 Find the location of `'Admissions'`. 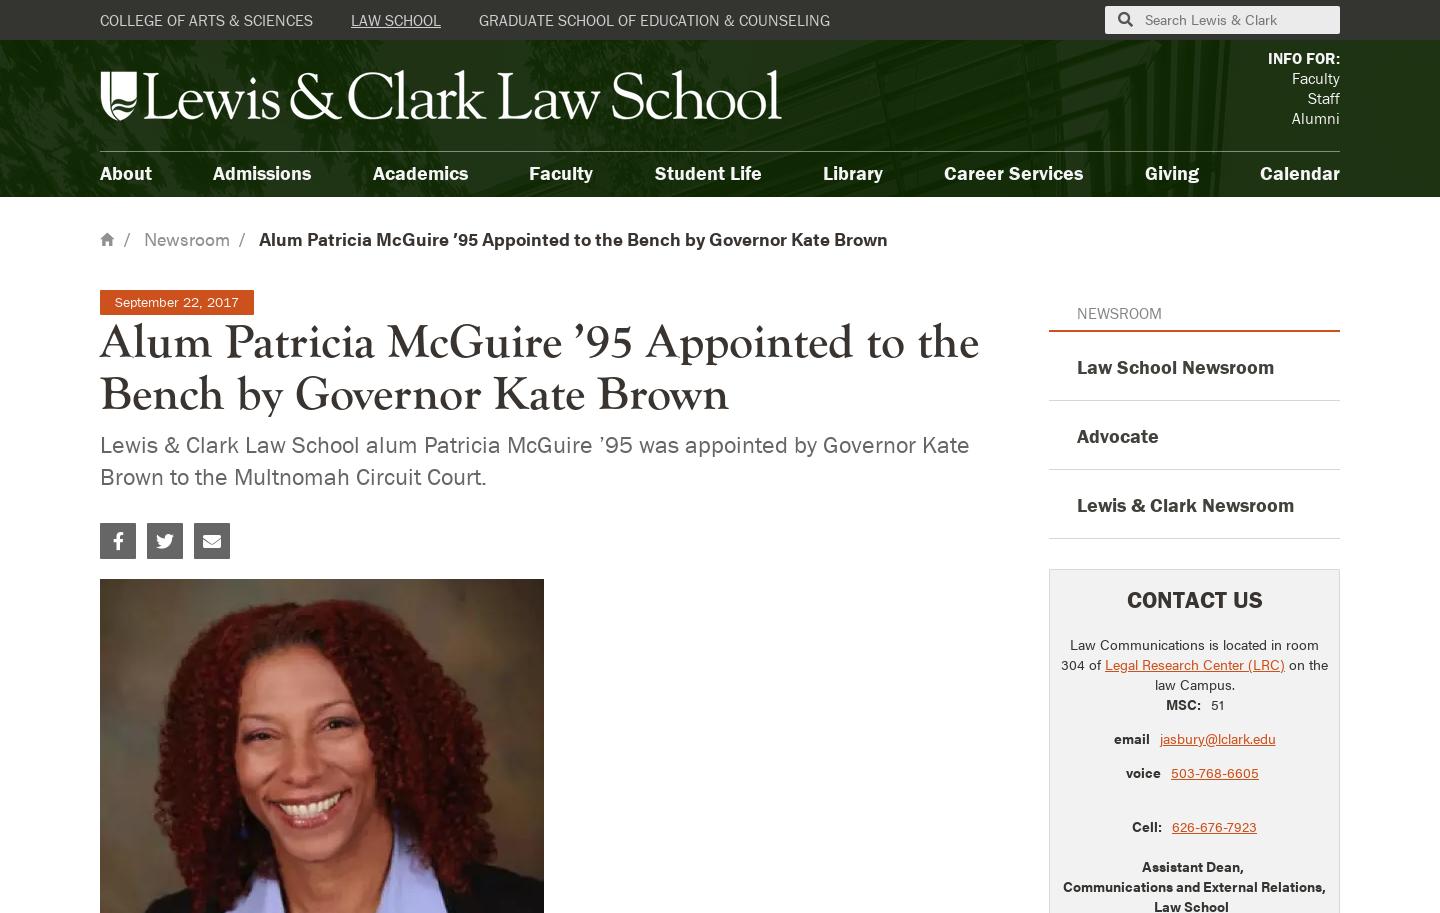

'Admissions' is located at coordinates (212, 171).